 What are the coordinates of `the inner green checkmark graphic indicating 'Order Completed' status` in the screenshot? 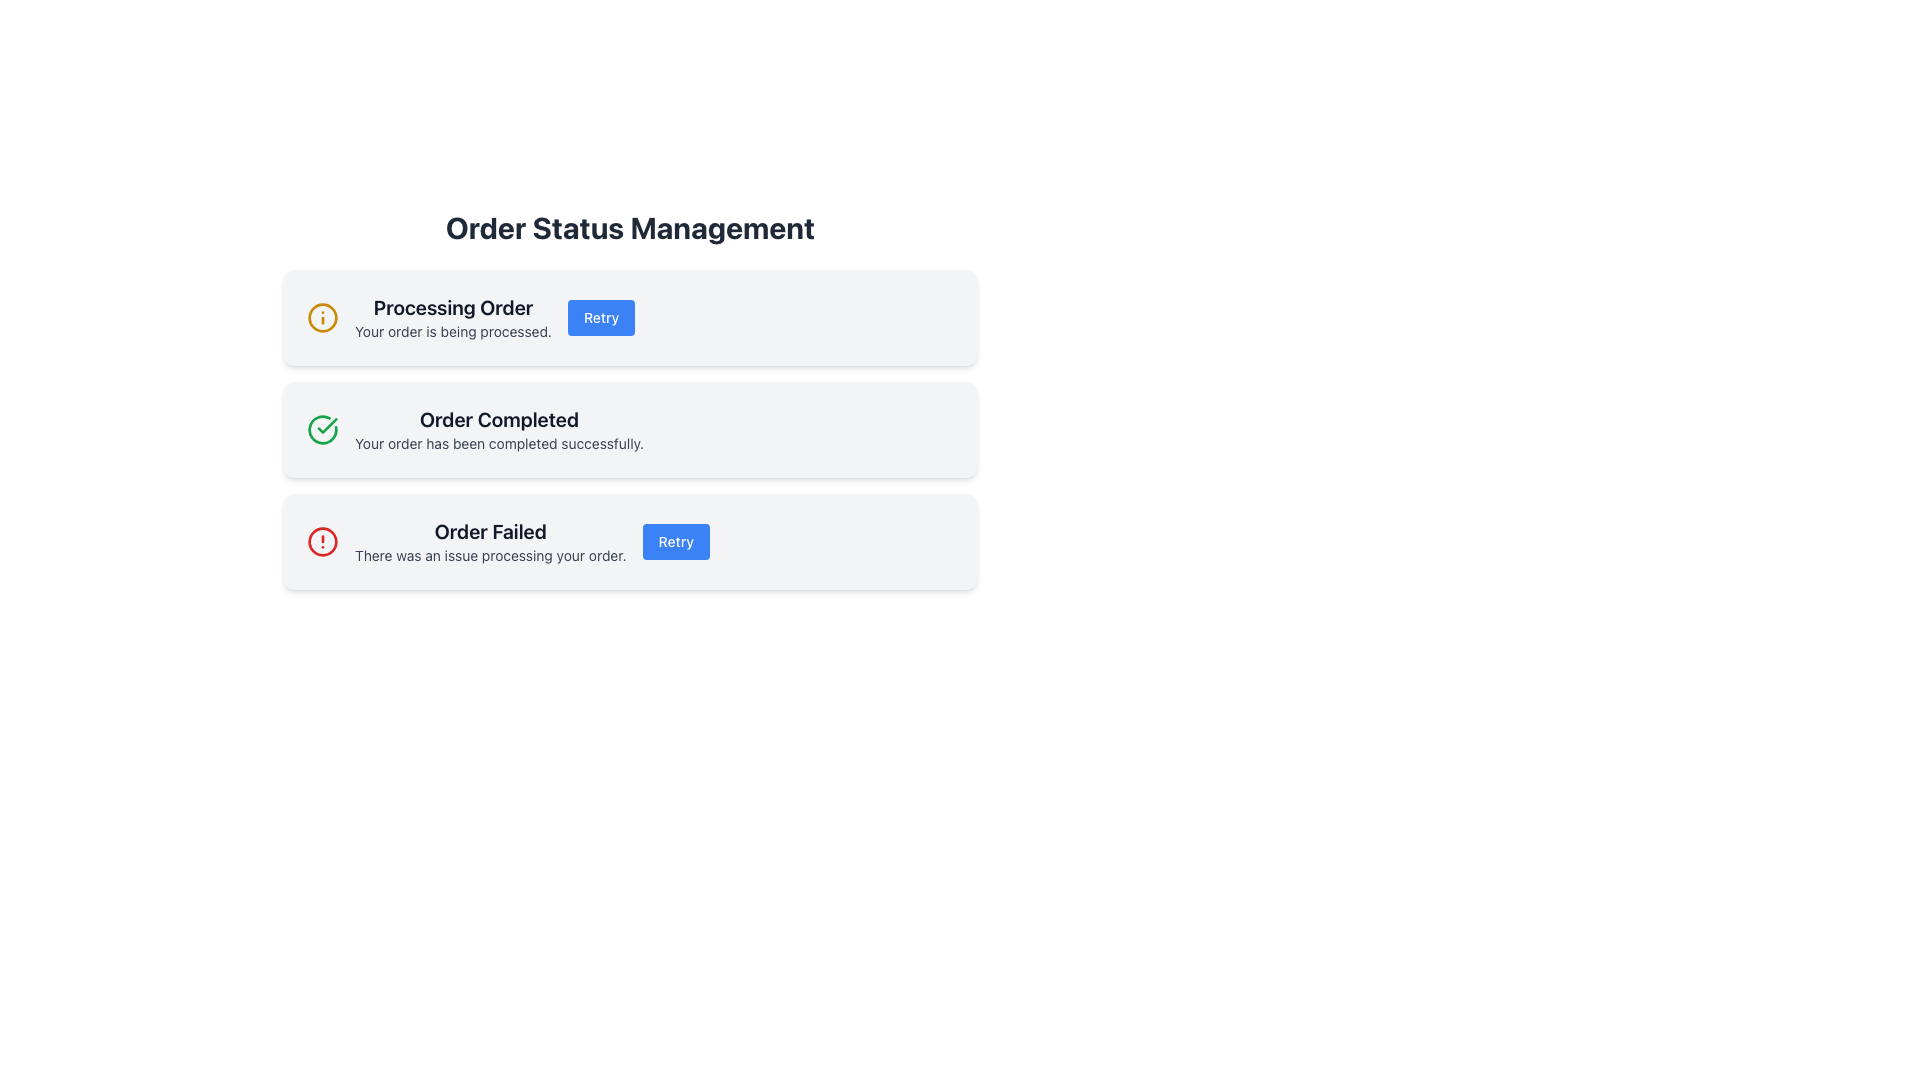 It's located at (327, 424).